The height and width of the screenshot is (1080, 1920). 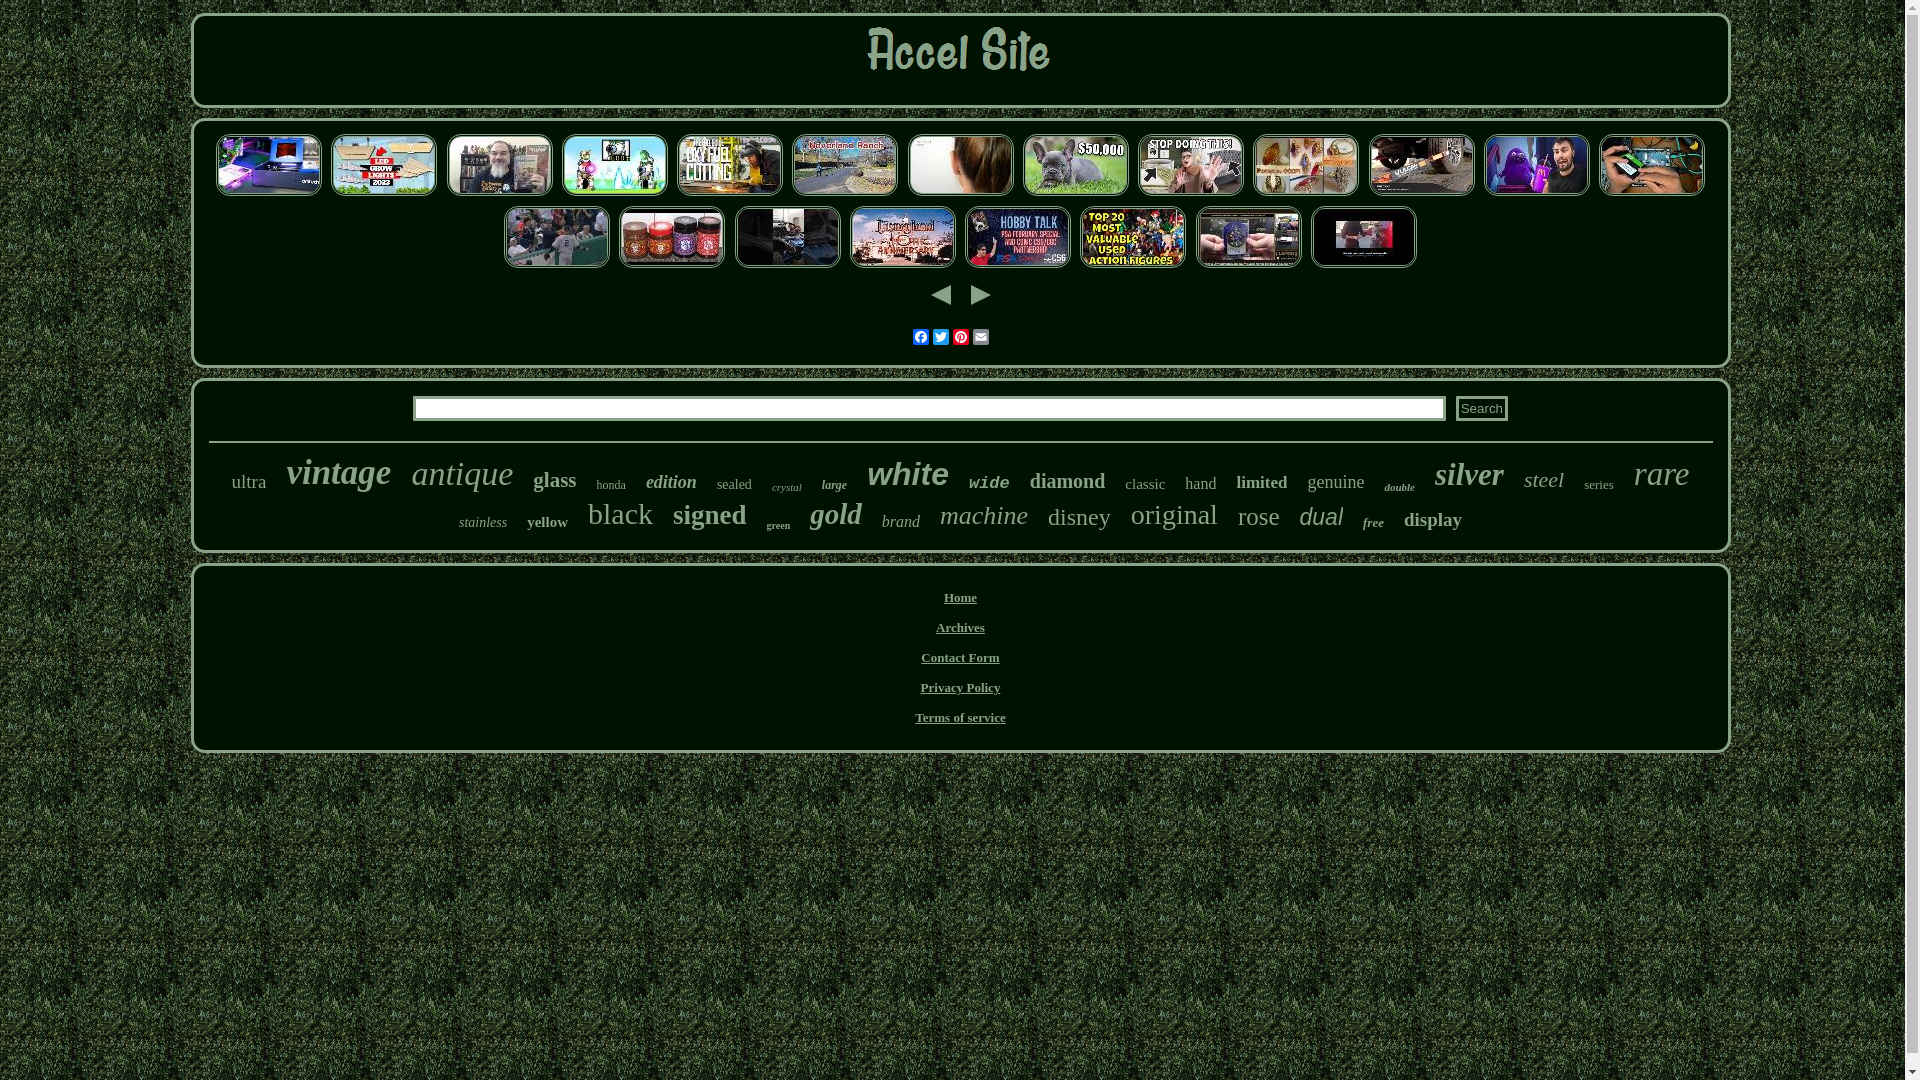 I want to click on 'Contact Form', so click(x=960, y=657).